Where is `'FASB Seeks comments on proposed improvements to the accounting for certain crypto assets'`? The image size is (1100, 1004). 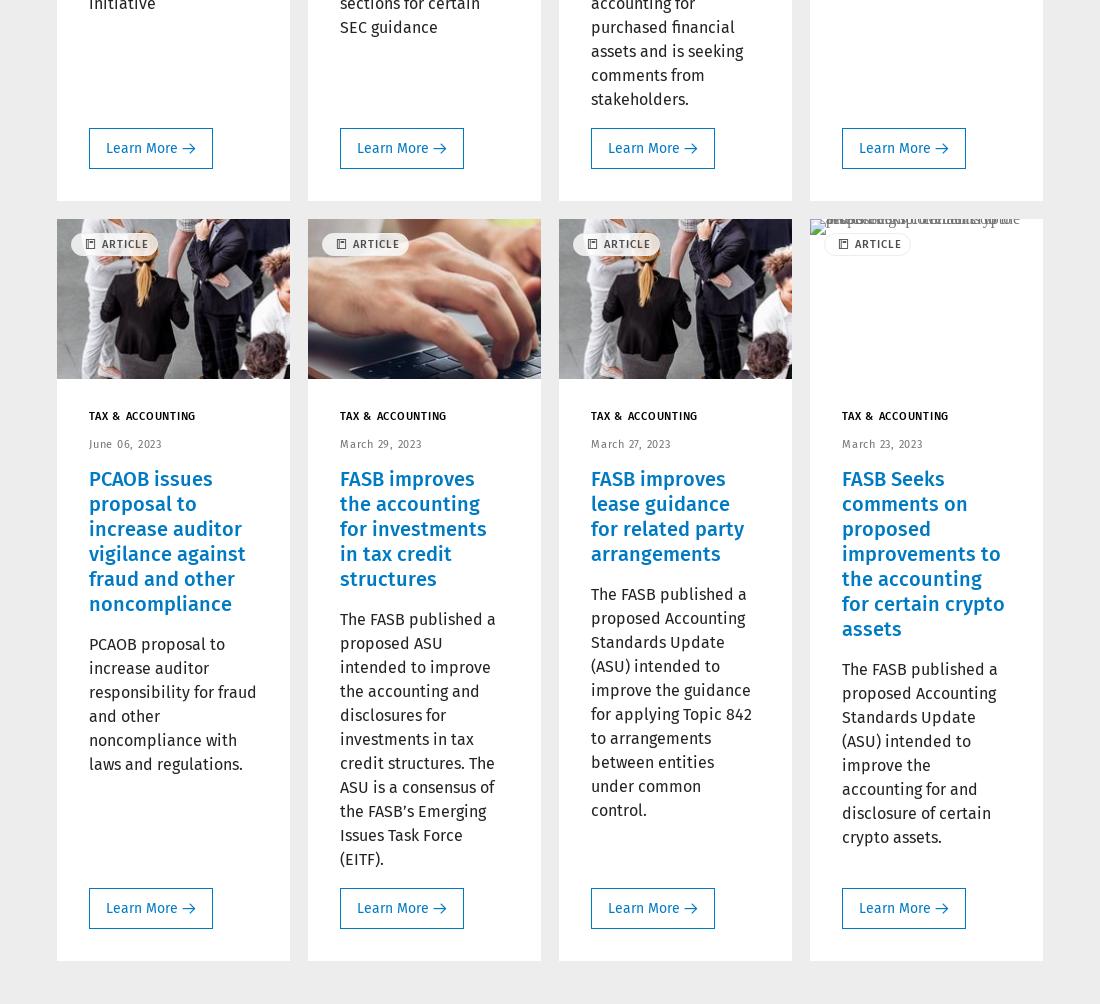 'FASB Seeks comments on proposed improvements to the accounting for certain crypto assets' is located at coordinates (923, 553).